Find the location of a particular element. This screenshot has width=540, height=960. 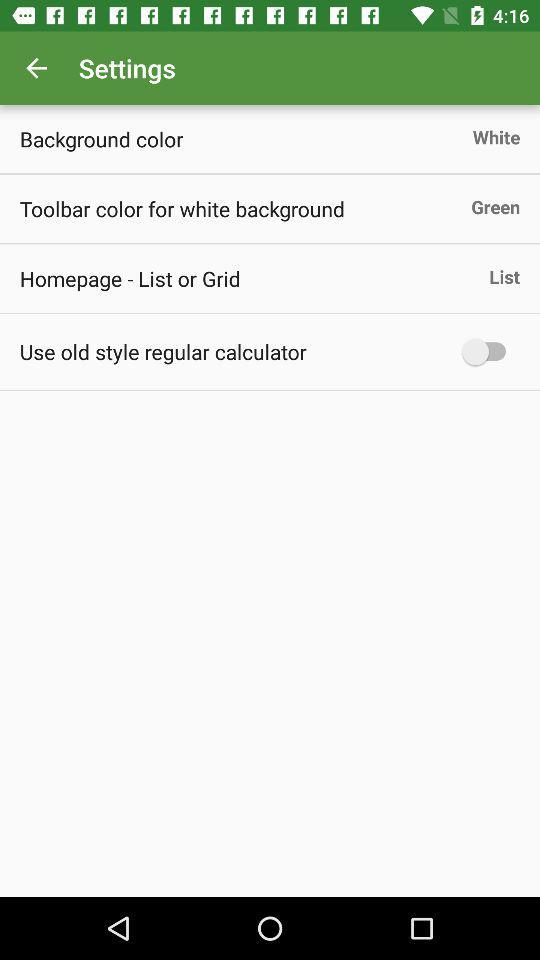

the icon next to the list is located at coordinates (130, 277).